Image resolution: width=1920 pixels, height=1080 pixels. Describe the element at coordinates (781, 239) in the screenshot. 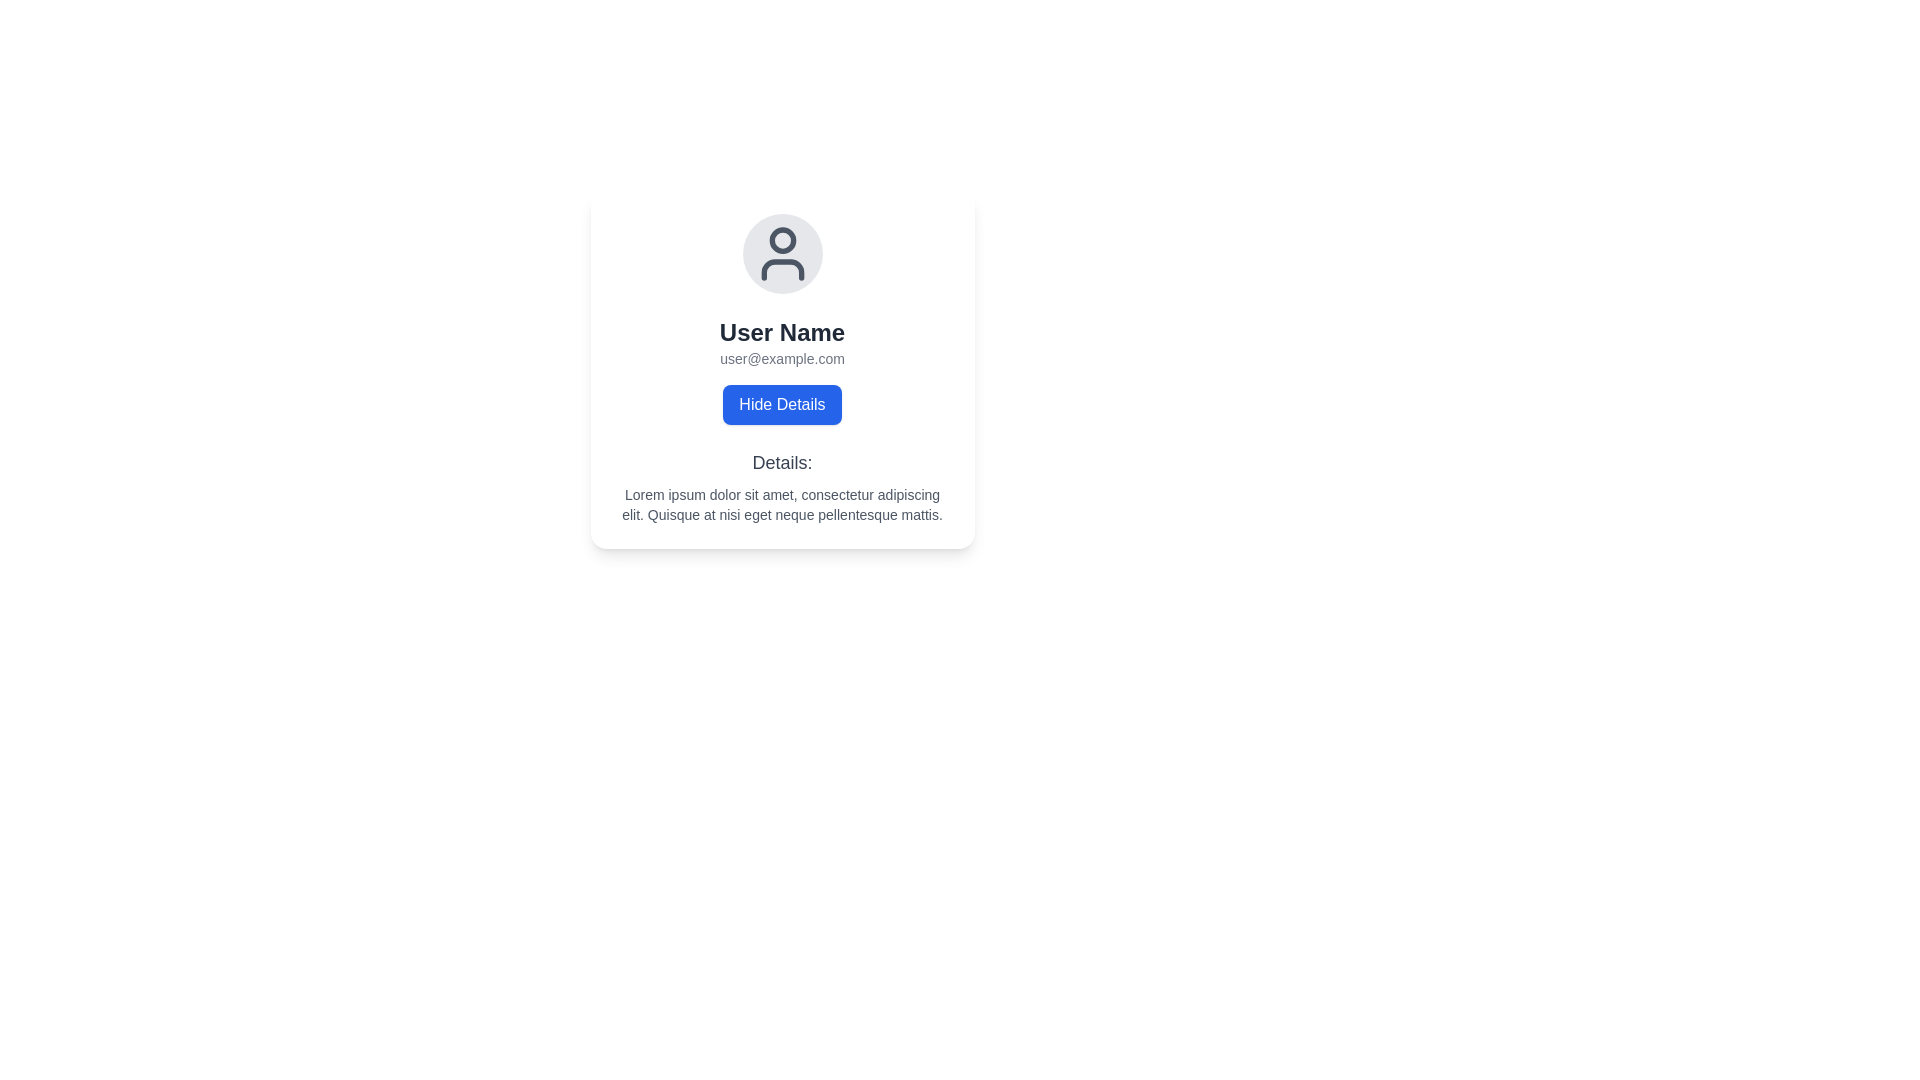

I see `the decorative SVG circle element that represents the user's head in the user profile icon` at that location.